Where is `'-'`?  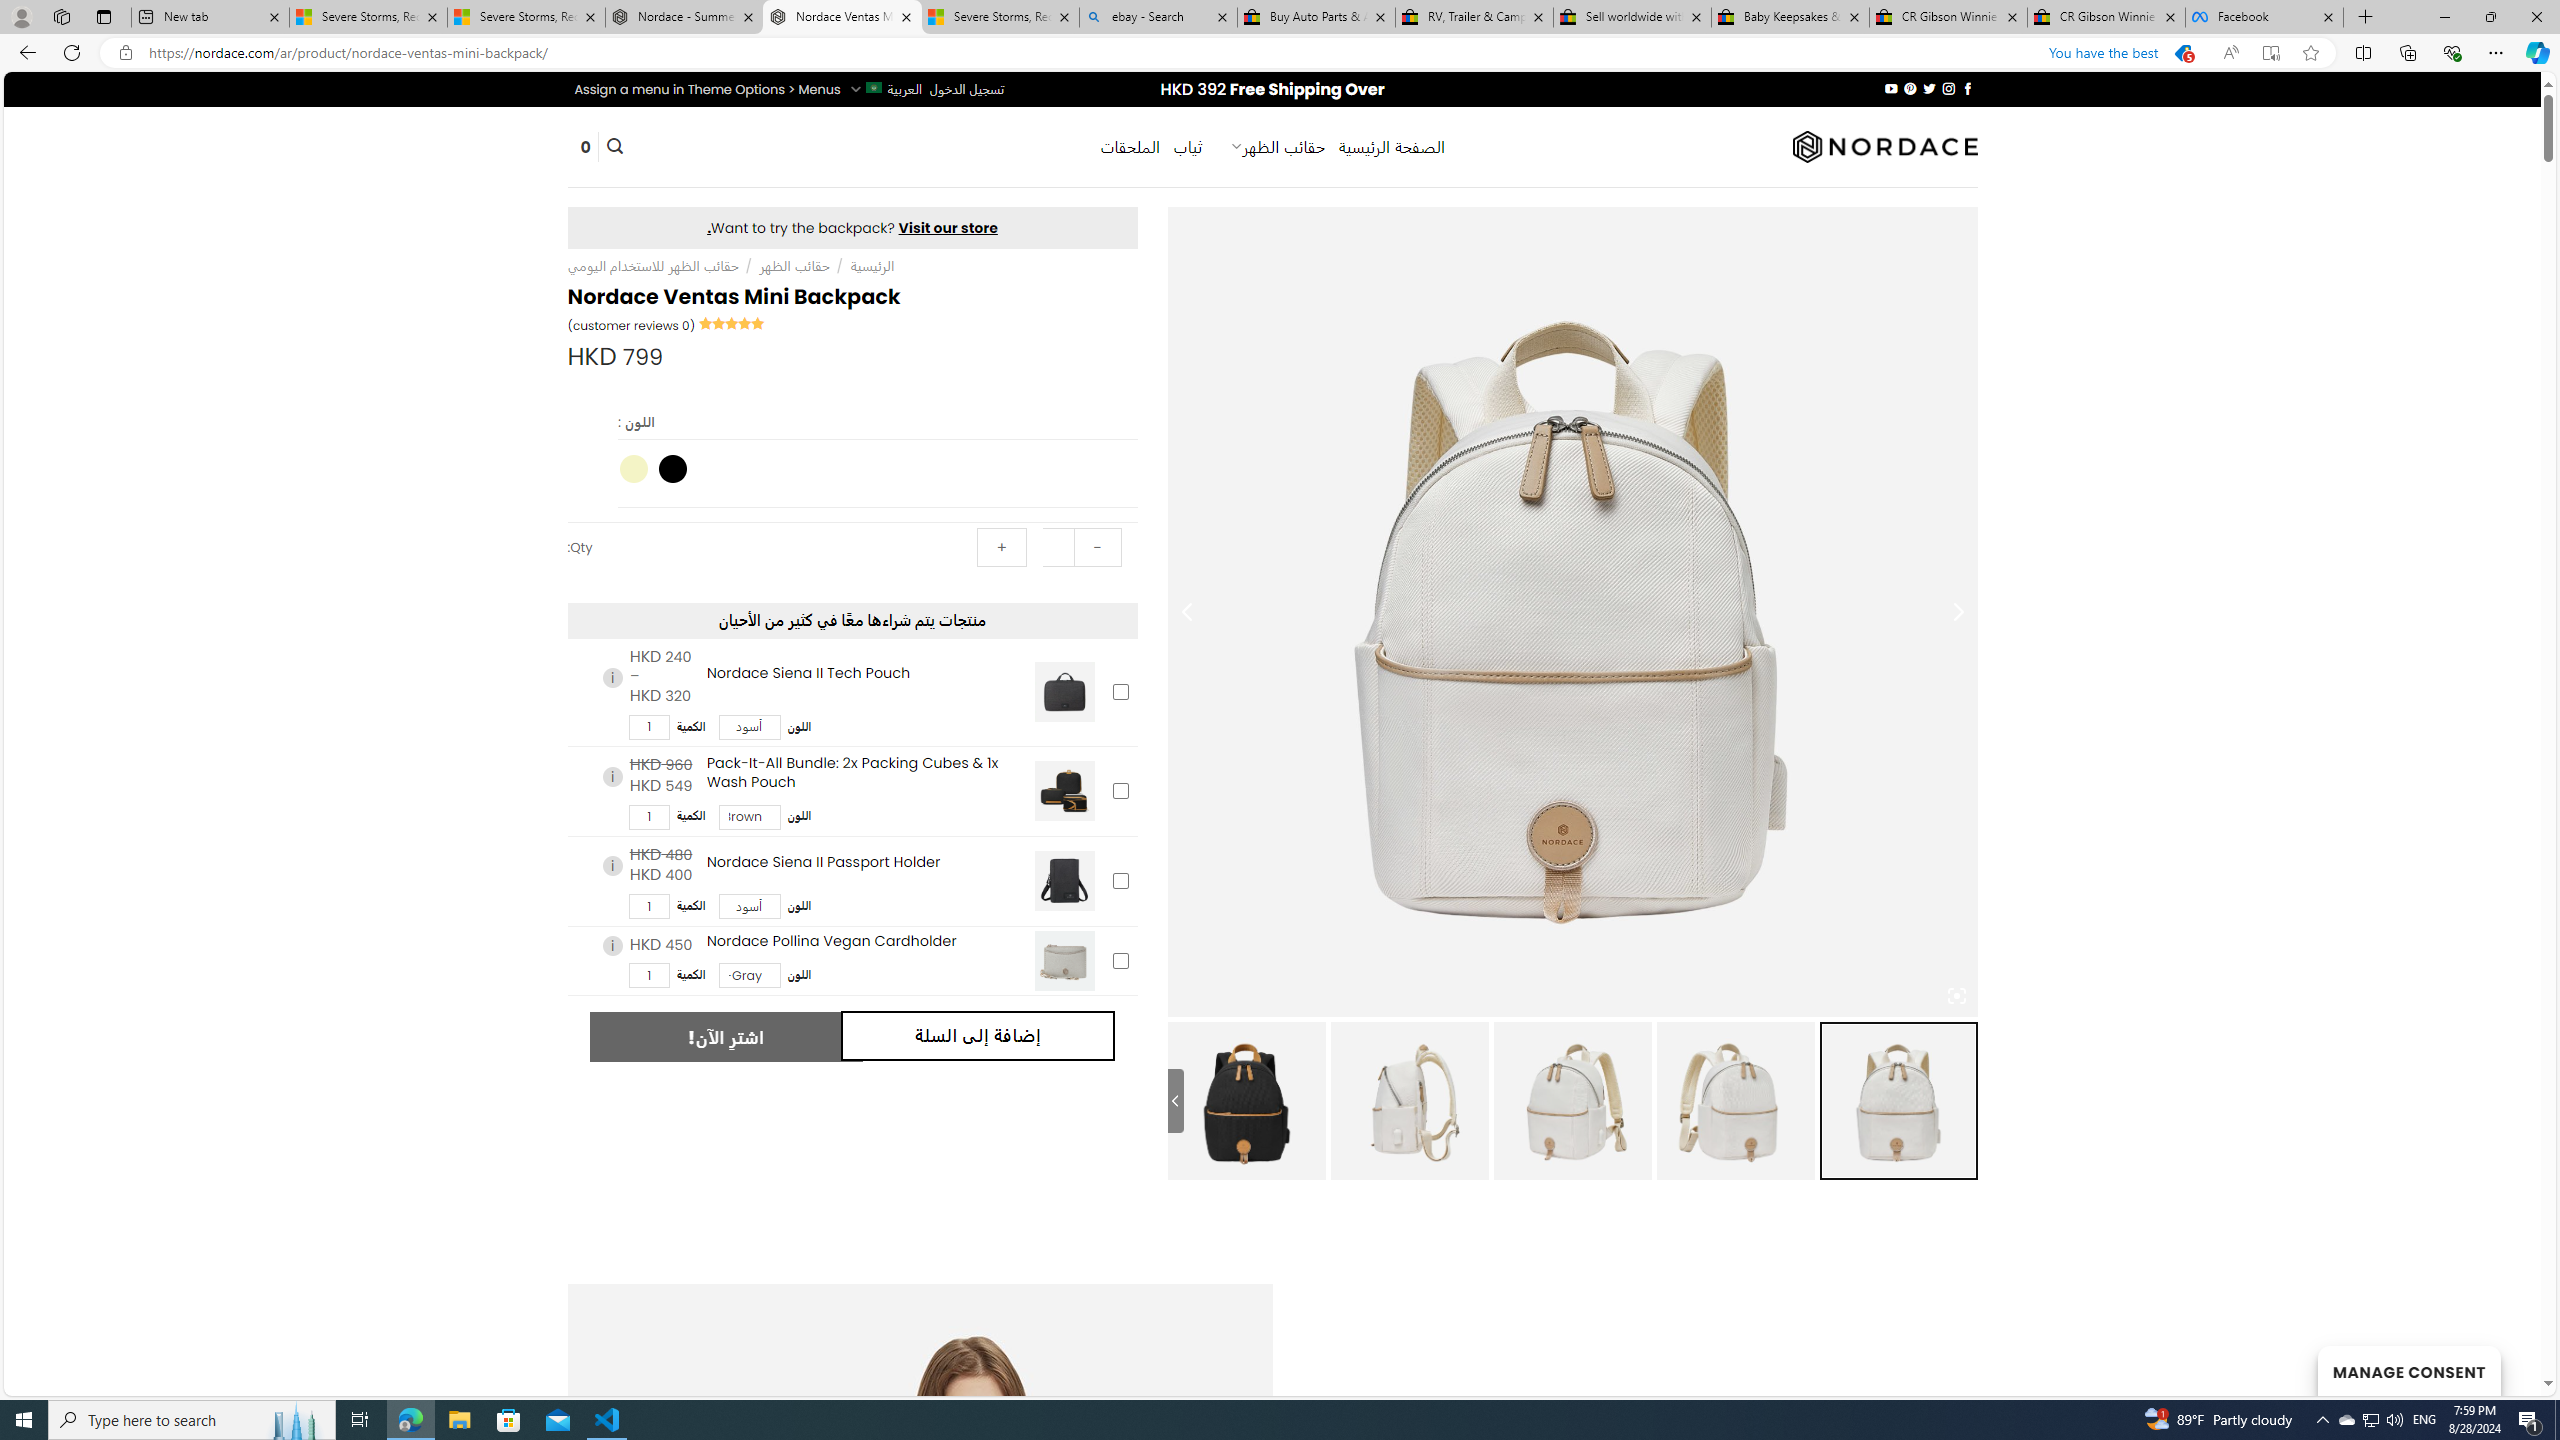
'-' is located at coordinates (1096, 547).